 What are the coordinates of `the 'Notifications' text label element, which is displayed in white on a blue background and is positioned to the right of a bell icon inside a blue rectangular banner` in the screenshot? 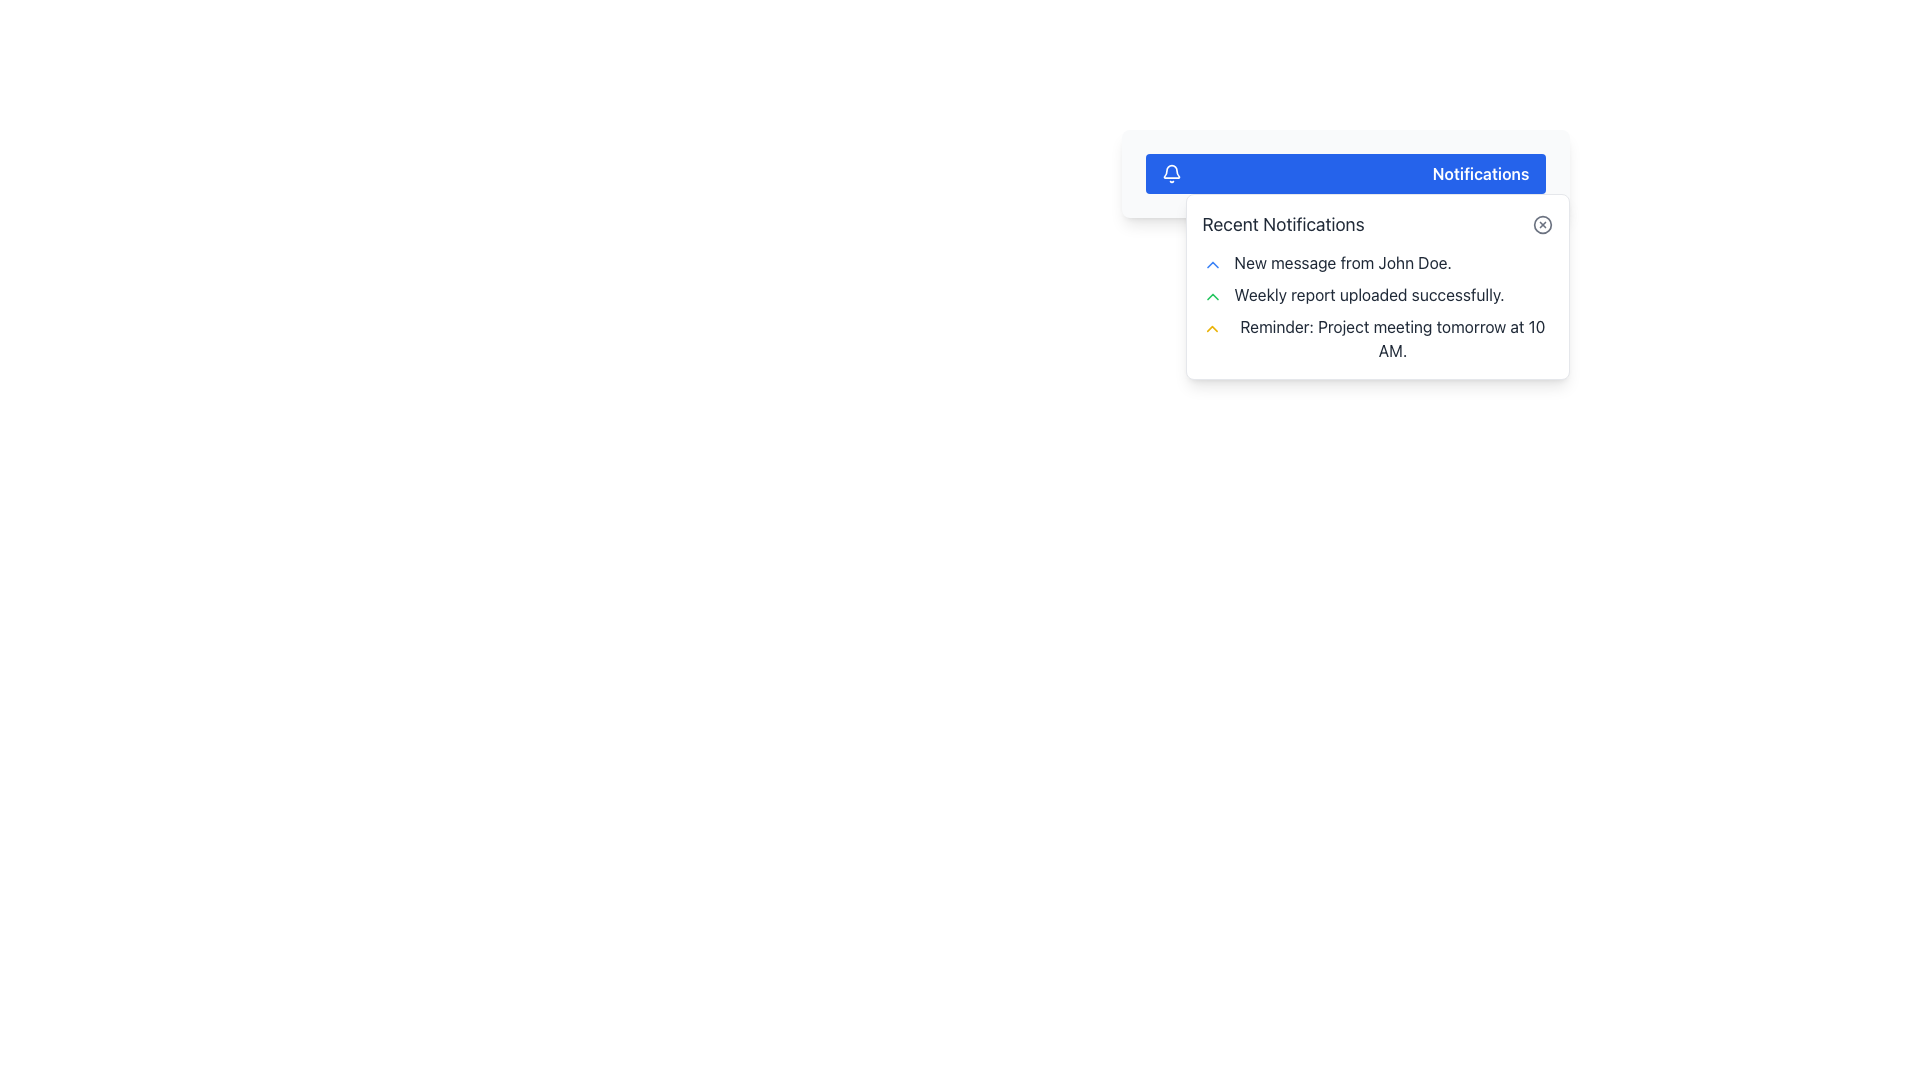 It's located at (1481, 172).